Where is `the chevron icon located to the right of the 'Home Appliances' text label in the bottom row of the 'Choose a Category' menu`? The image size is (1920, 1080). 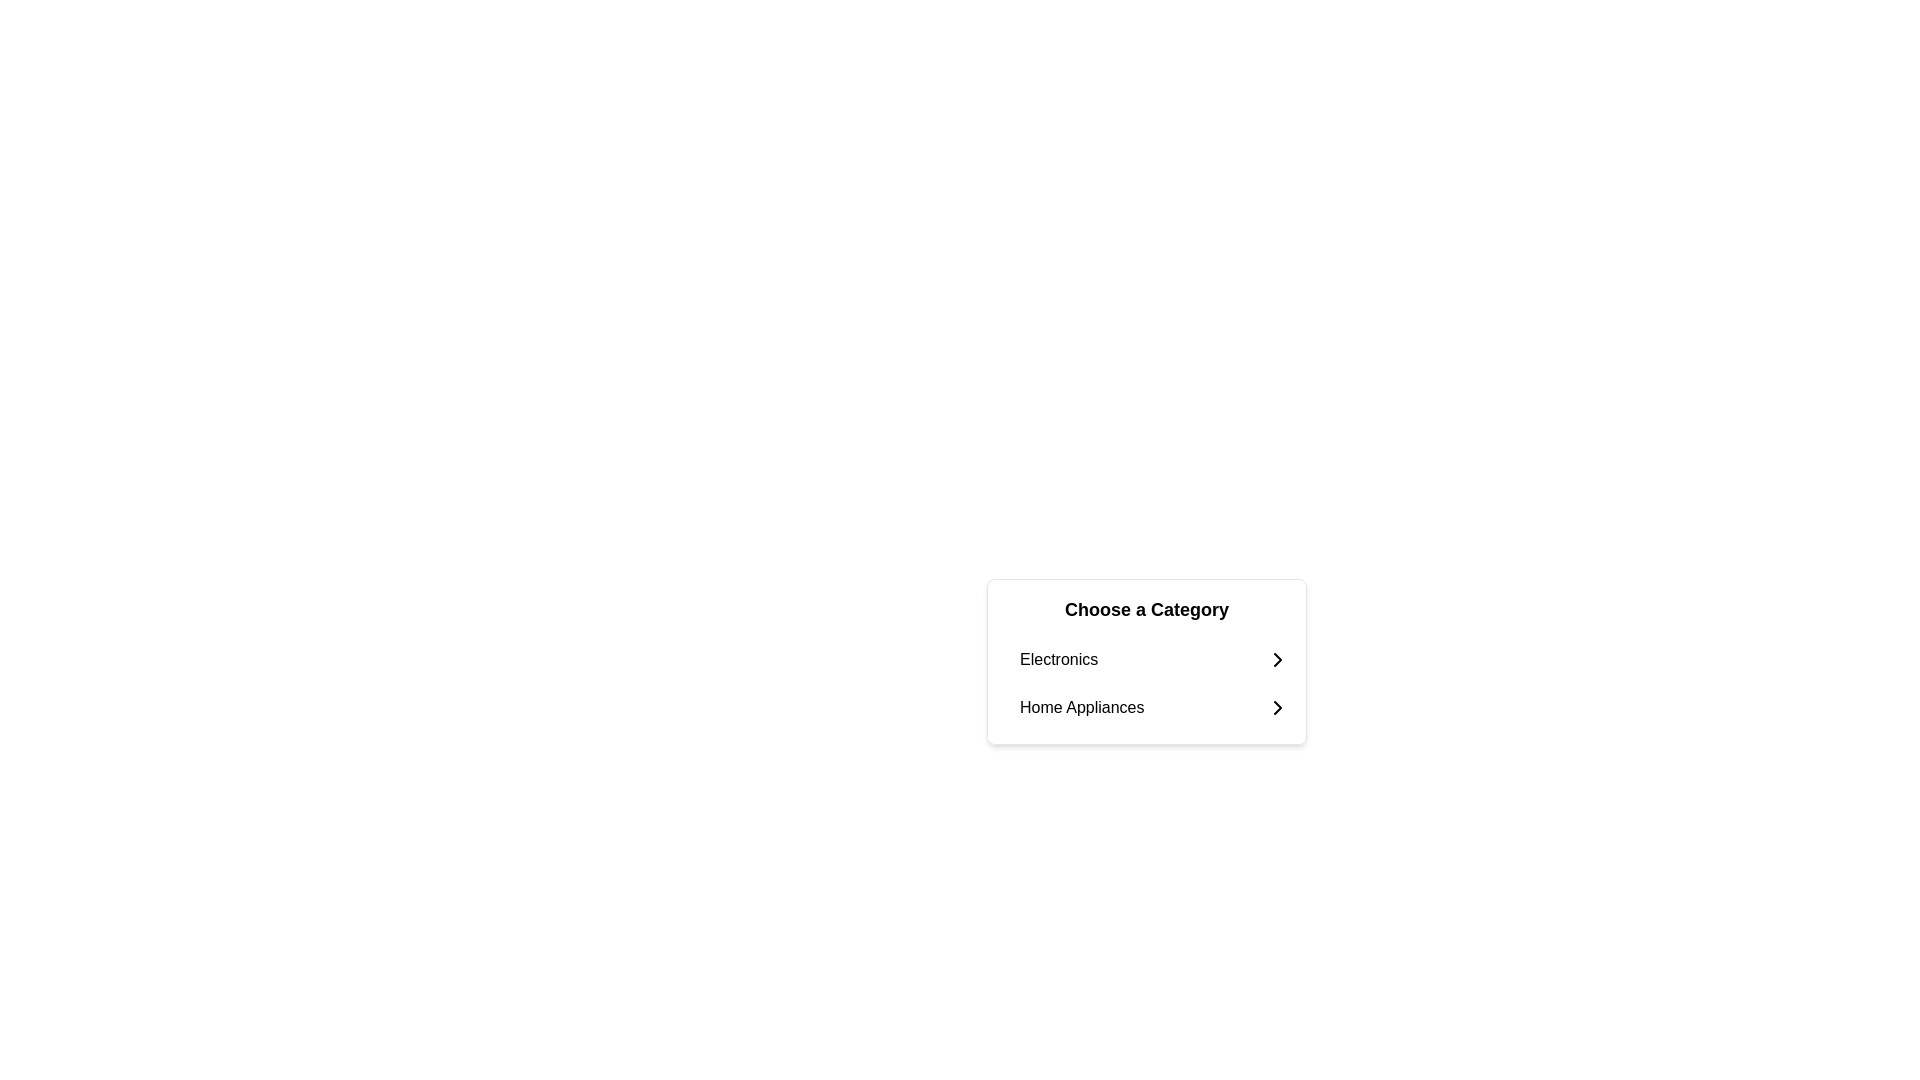 the chevron icon located to the right of the 'Home Appliances' text label in the bottom row of the 'Choose a Category' menu is located at coordinates (1276, 707).